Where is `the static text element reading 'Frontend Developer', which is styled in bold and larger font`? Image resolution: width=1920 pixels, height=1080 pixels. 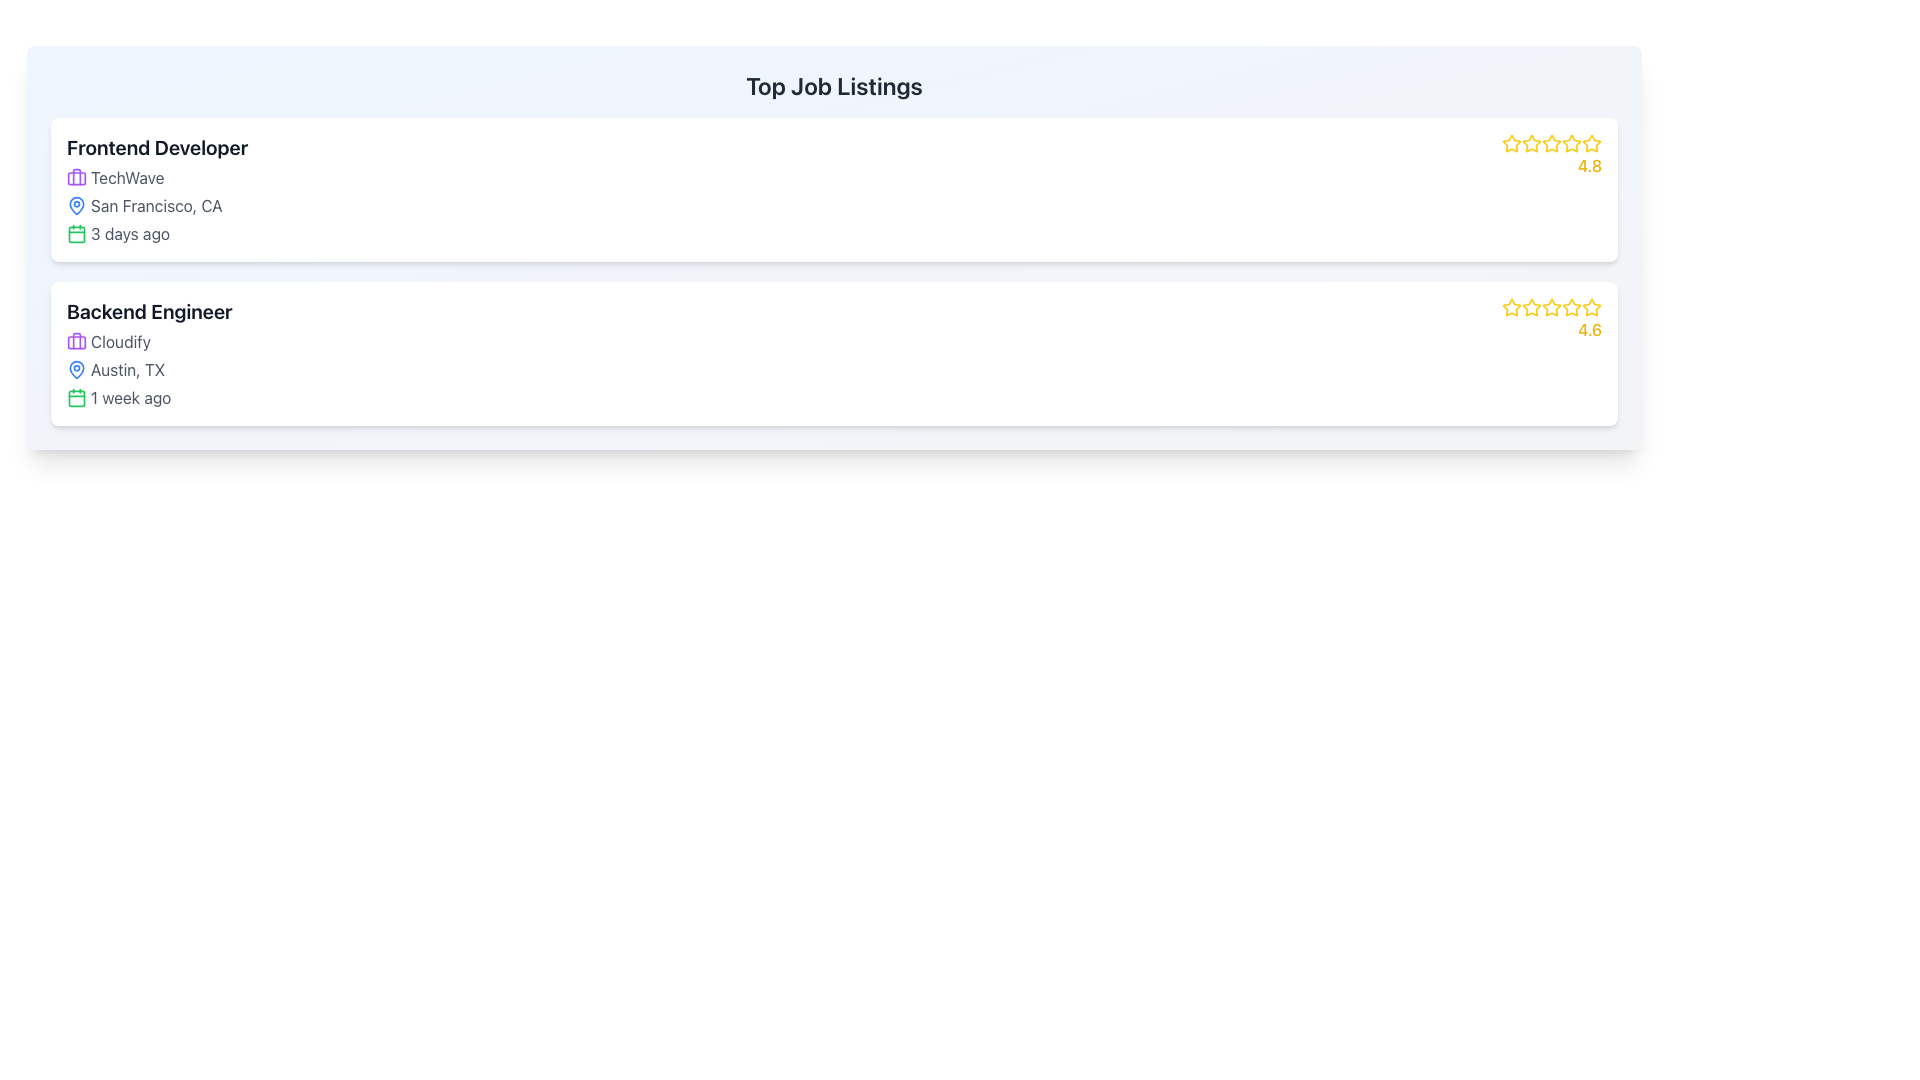
the static text element reading 'Frontend Developer', which is styled in bold and larger font is located at coordinates (156, 146).